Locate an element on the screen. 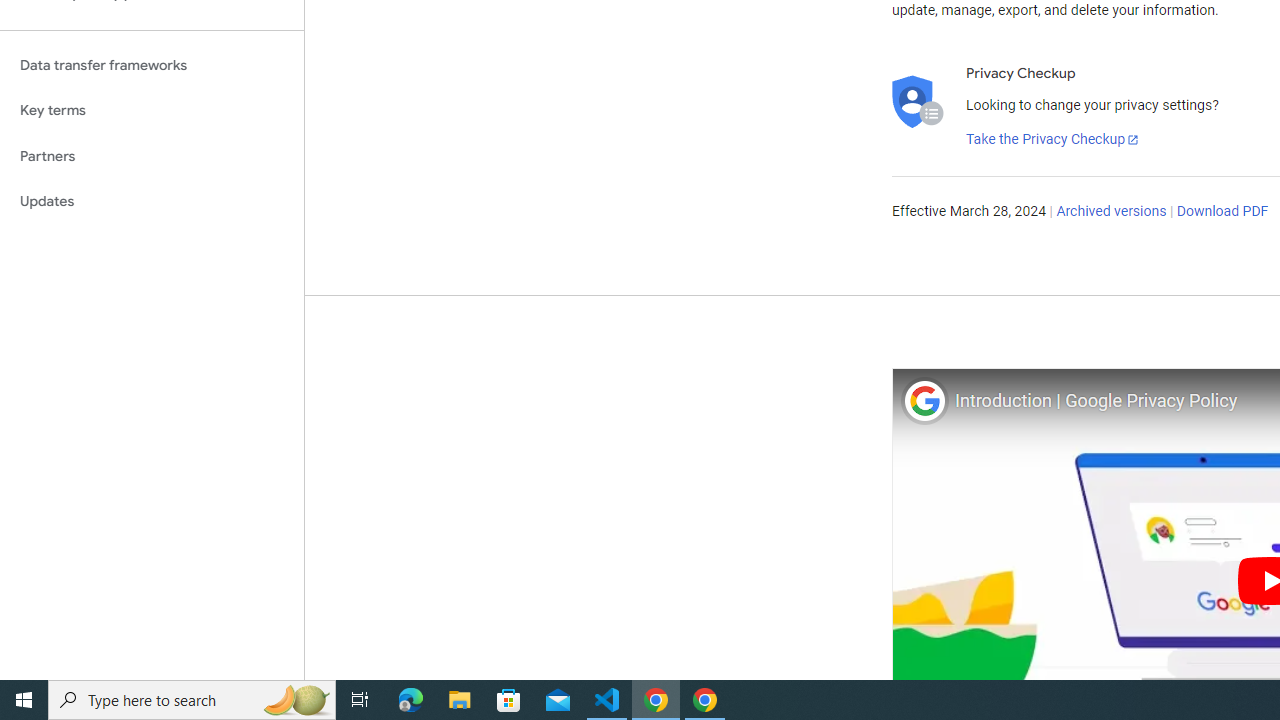 The image size is (1280, 720). 'Photo image of Google' is located at coordinates (923, 400).